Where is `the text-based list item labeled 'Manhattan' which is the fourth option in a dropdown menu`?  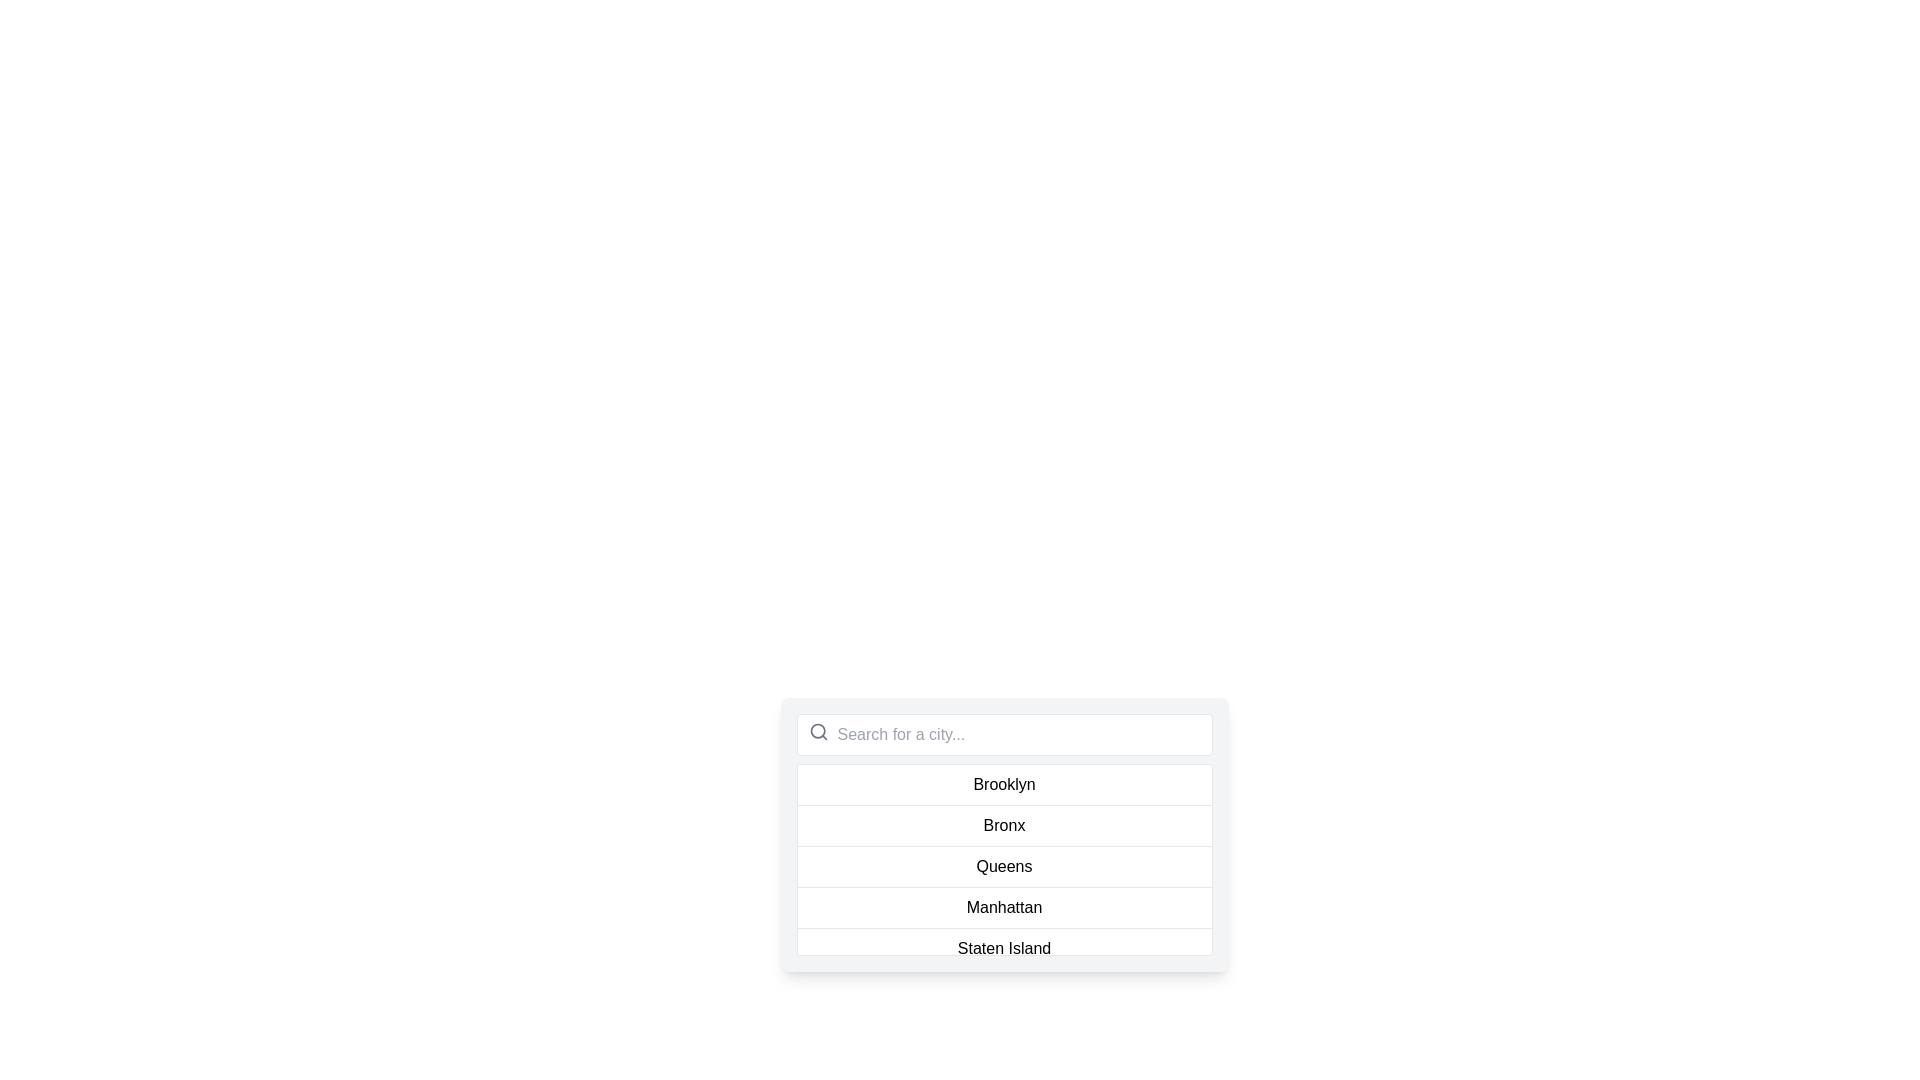
the text-based list item labeled 'Manhattan' which is the fourth option in a dropdown menu is located at coordinates (1004, 907).